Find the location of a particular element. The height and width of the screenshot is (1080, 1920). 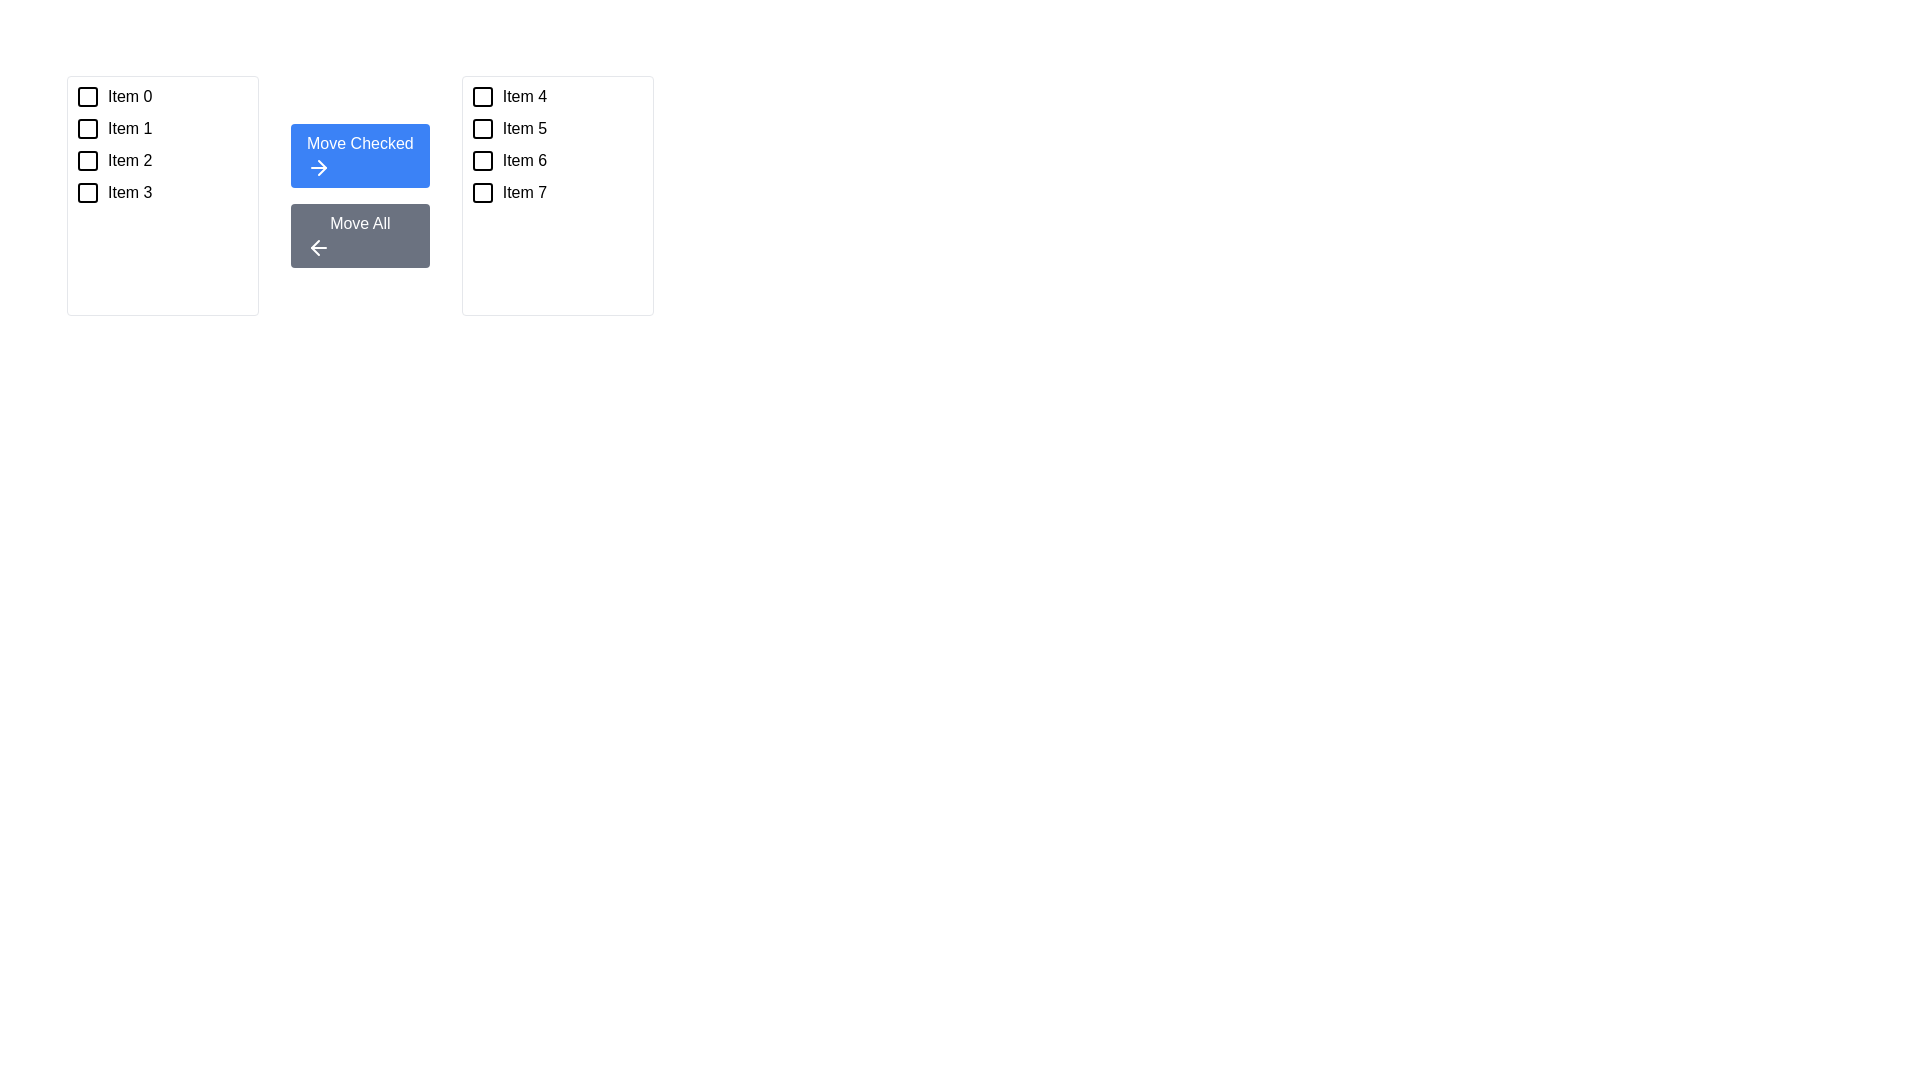

the Checkbox Indicator next to 'Item 3' is located at coordinates (86, 192).